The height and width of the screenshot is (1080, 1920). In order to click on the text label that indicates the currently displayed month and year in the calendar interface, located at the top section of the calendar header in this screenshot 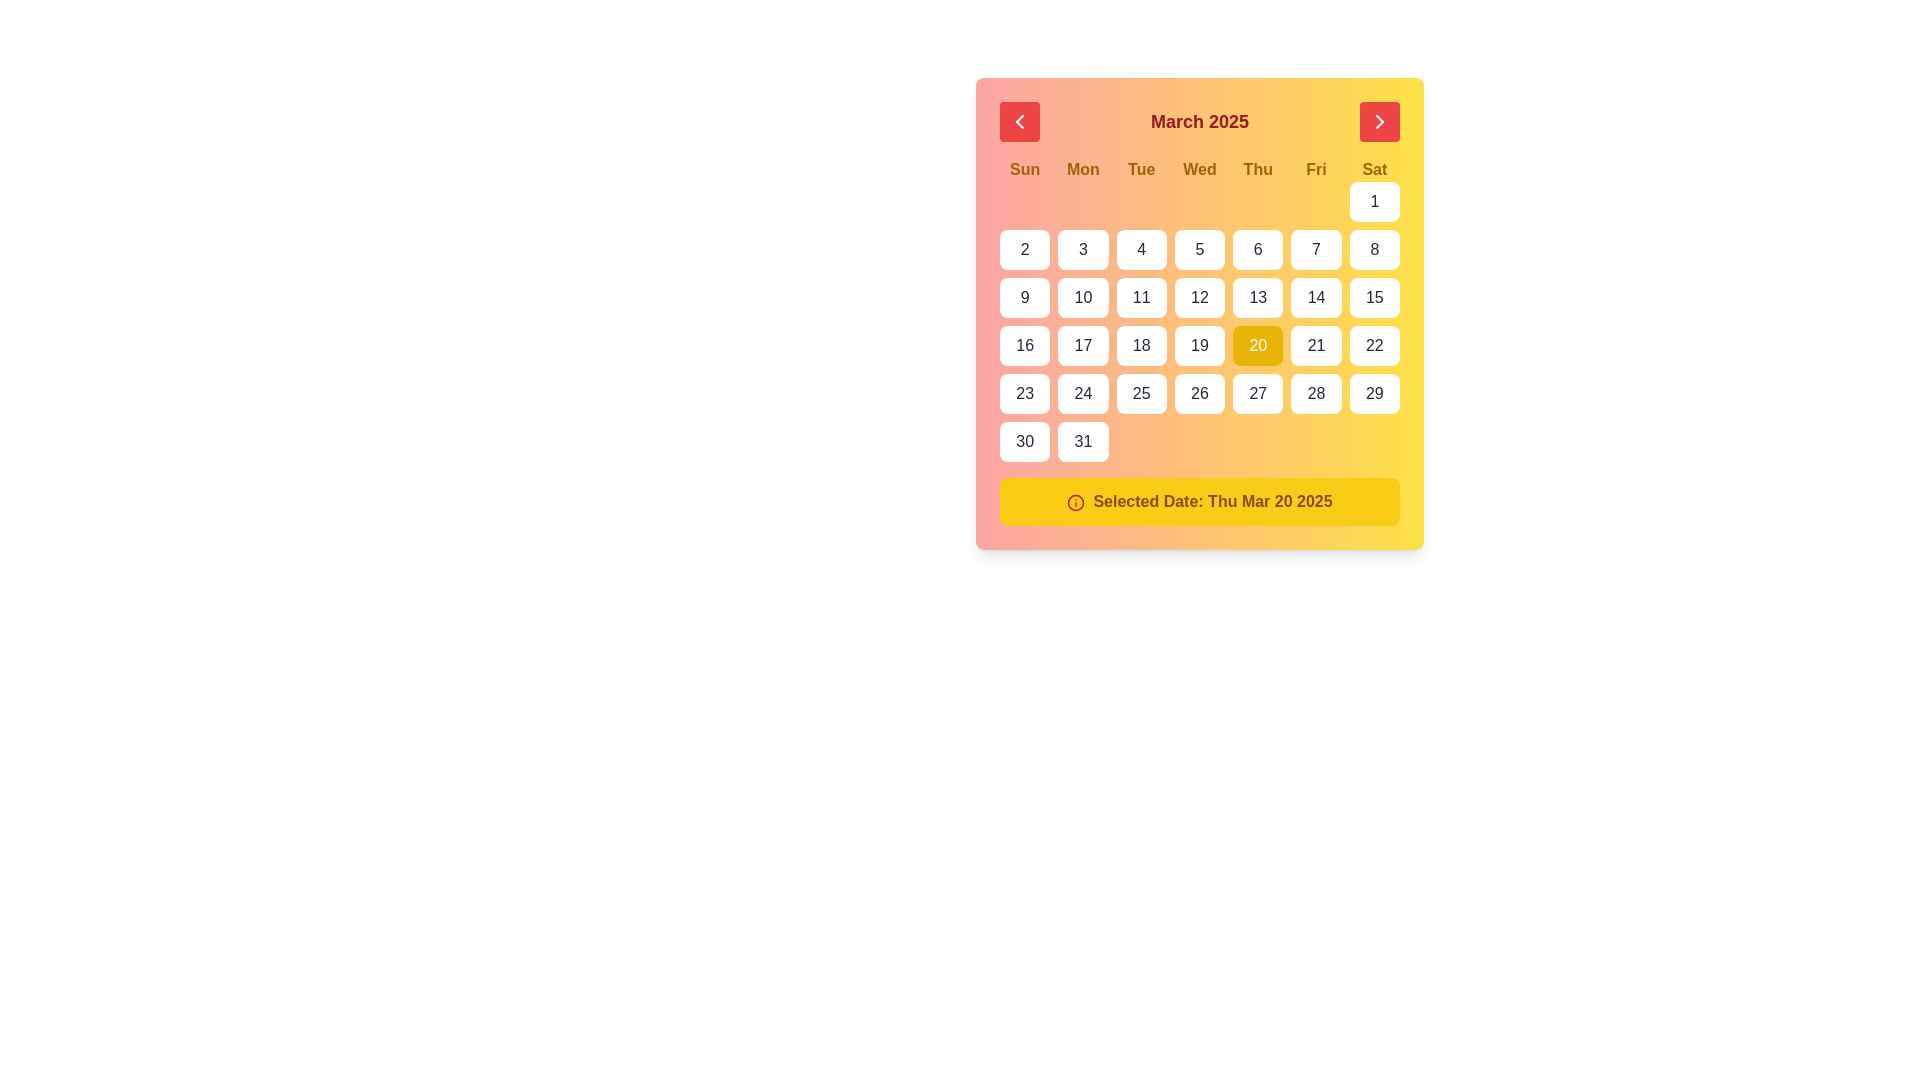, I will do `click(1200, 122)`.